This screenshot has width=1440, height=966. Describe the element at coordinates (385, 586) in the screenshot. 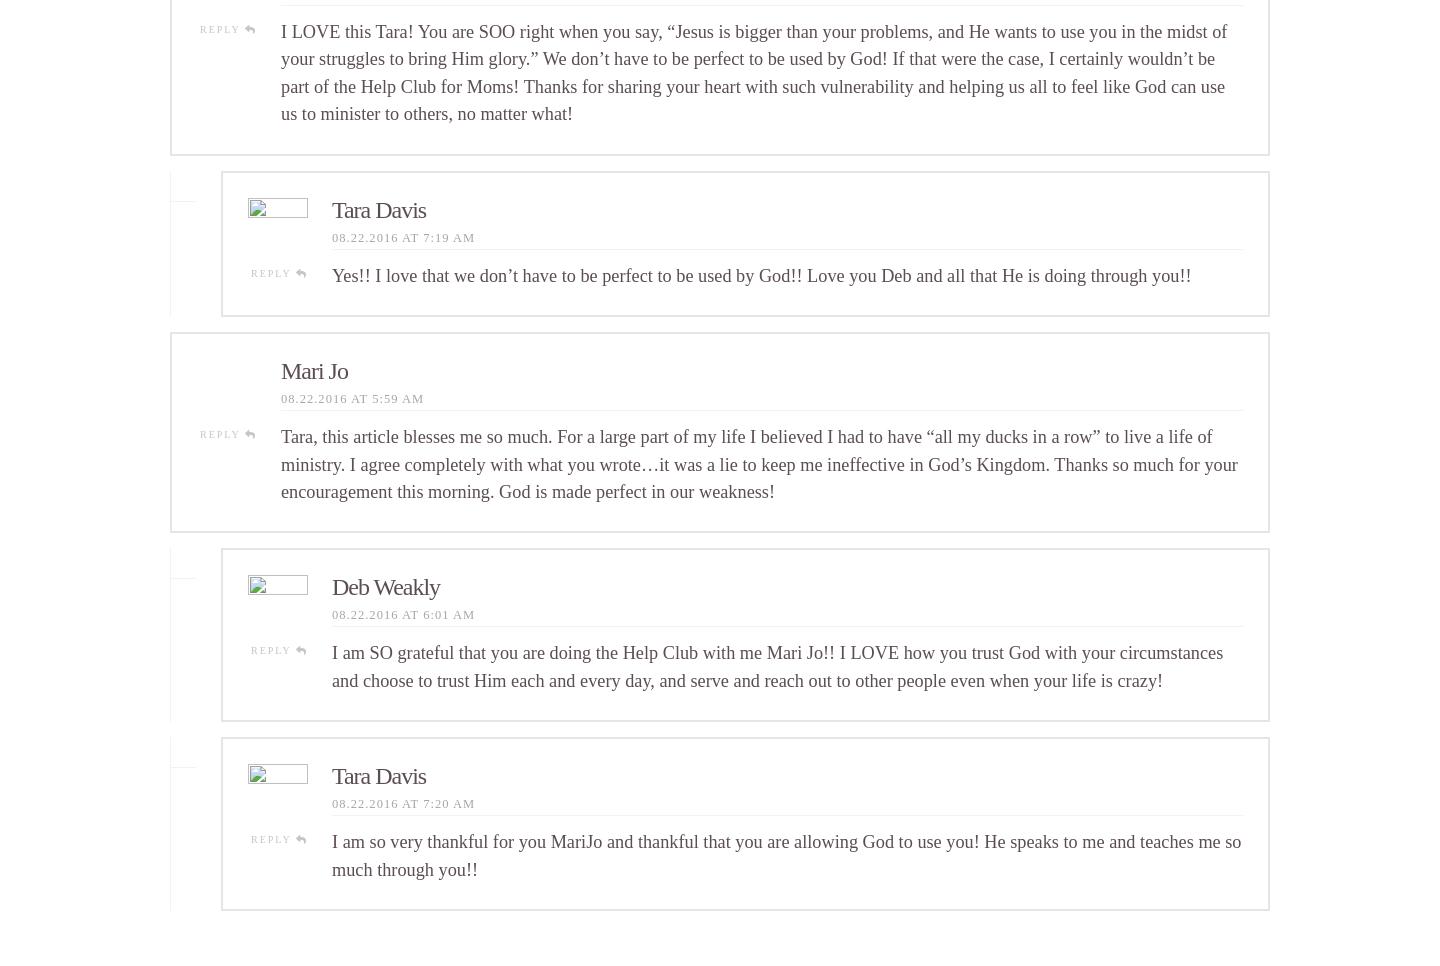

I see `'Deb Weakly'` at that location.